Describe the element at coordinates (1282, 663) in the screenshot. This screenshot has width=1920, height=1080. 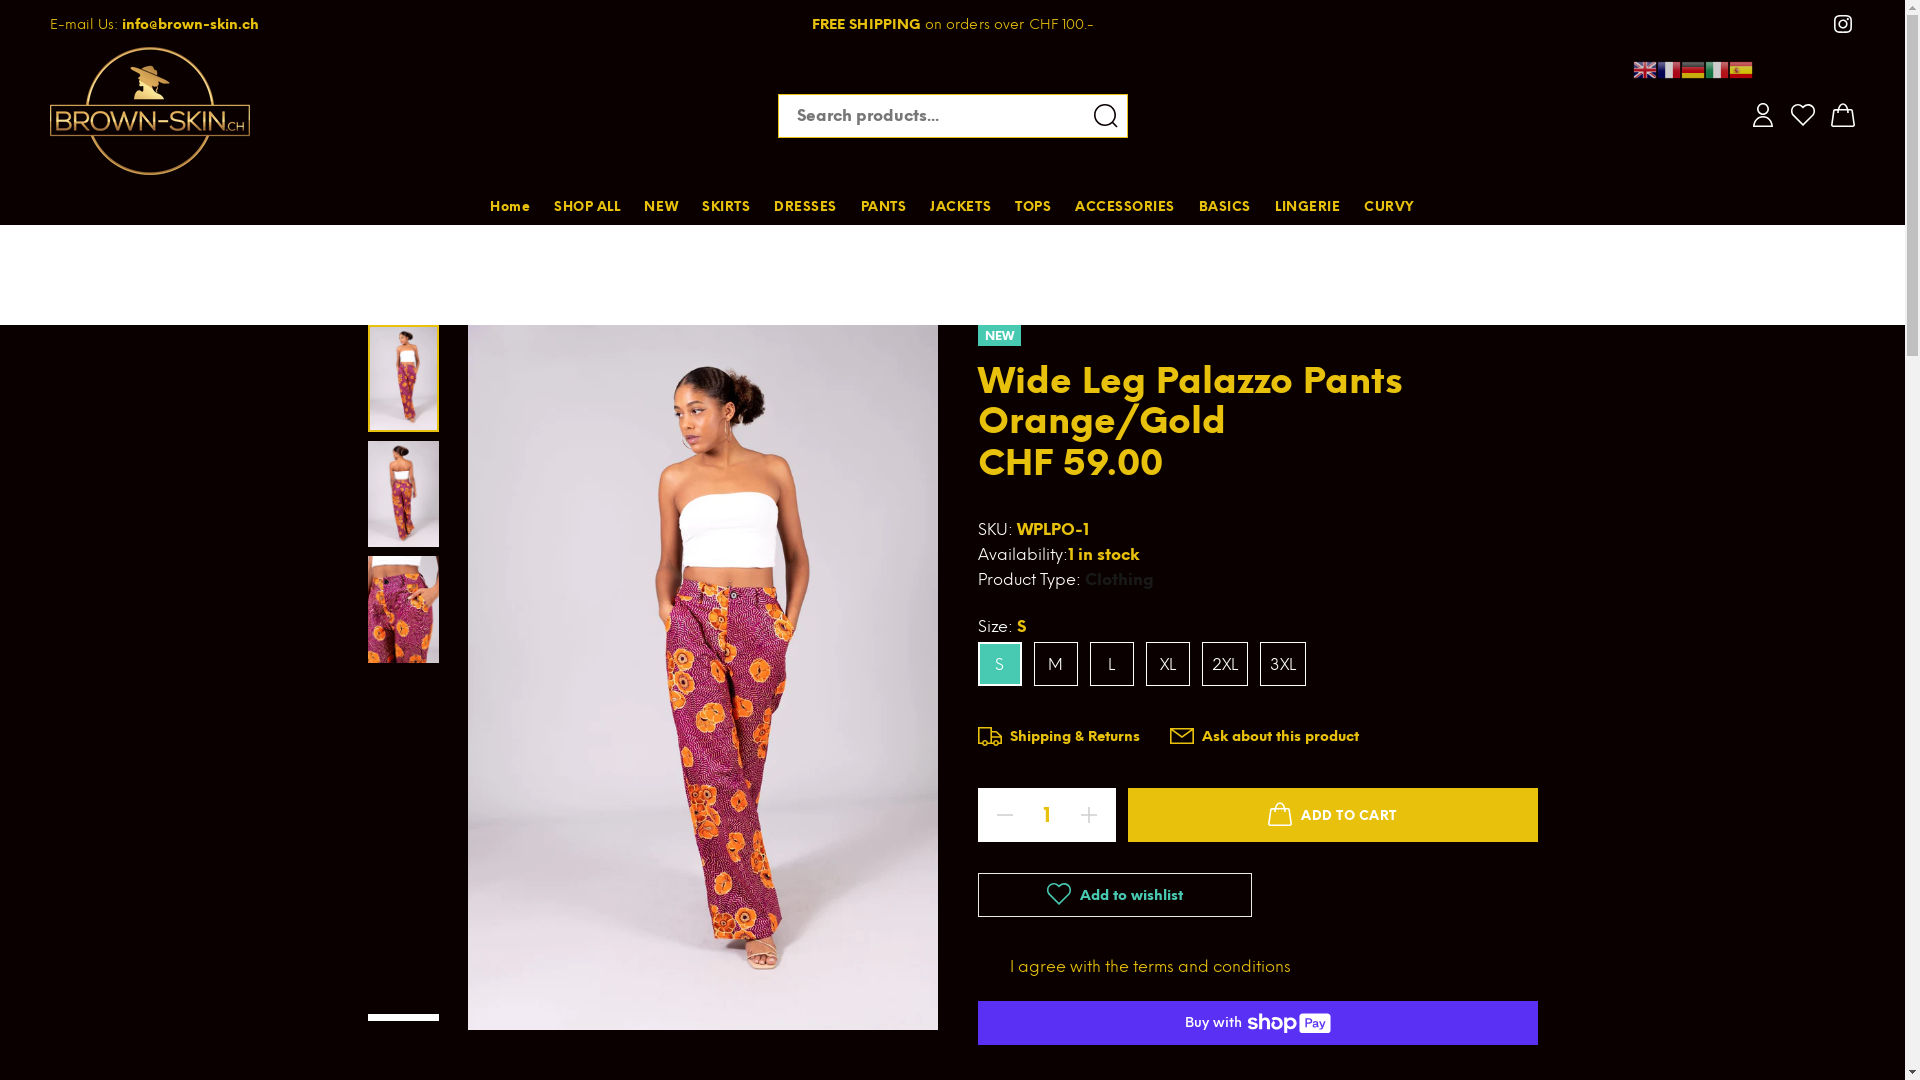
I see `'3XL'` at that location.